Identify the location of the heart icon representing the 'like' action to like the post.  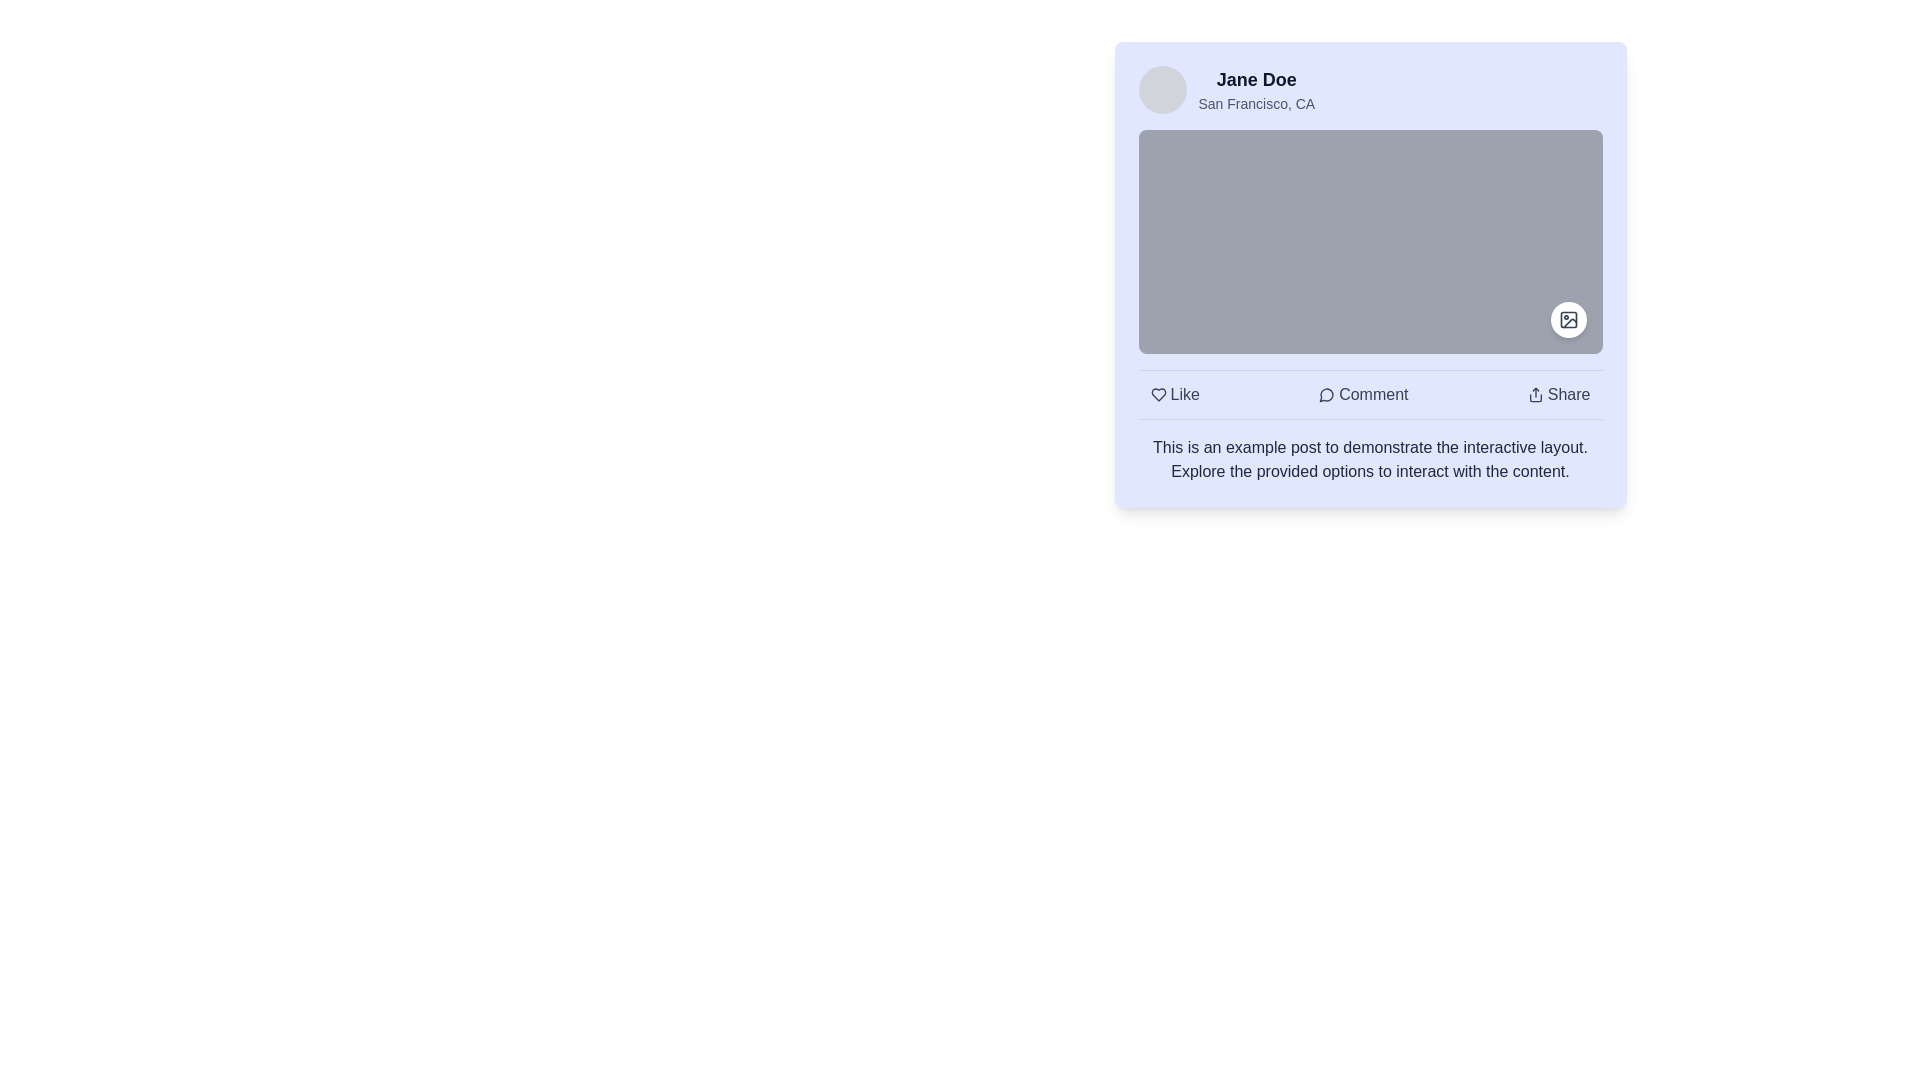
(1158, 394).